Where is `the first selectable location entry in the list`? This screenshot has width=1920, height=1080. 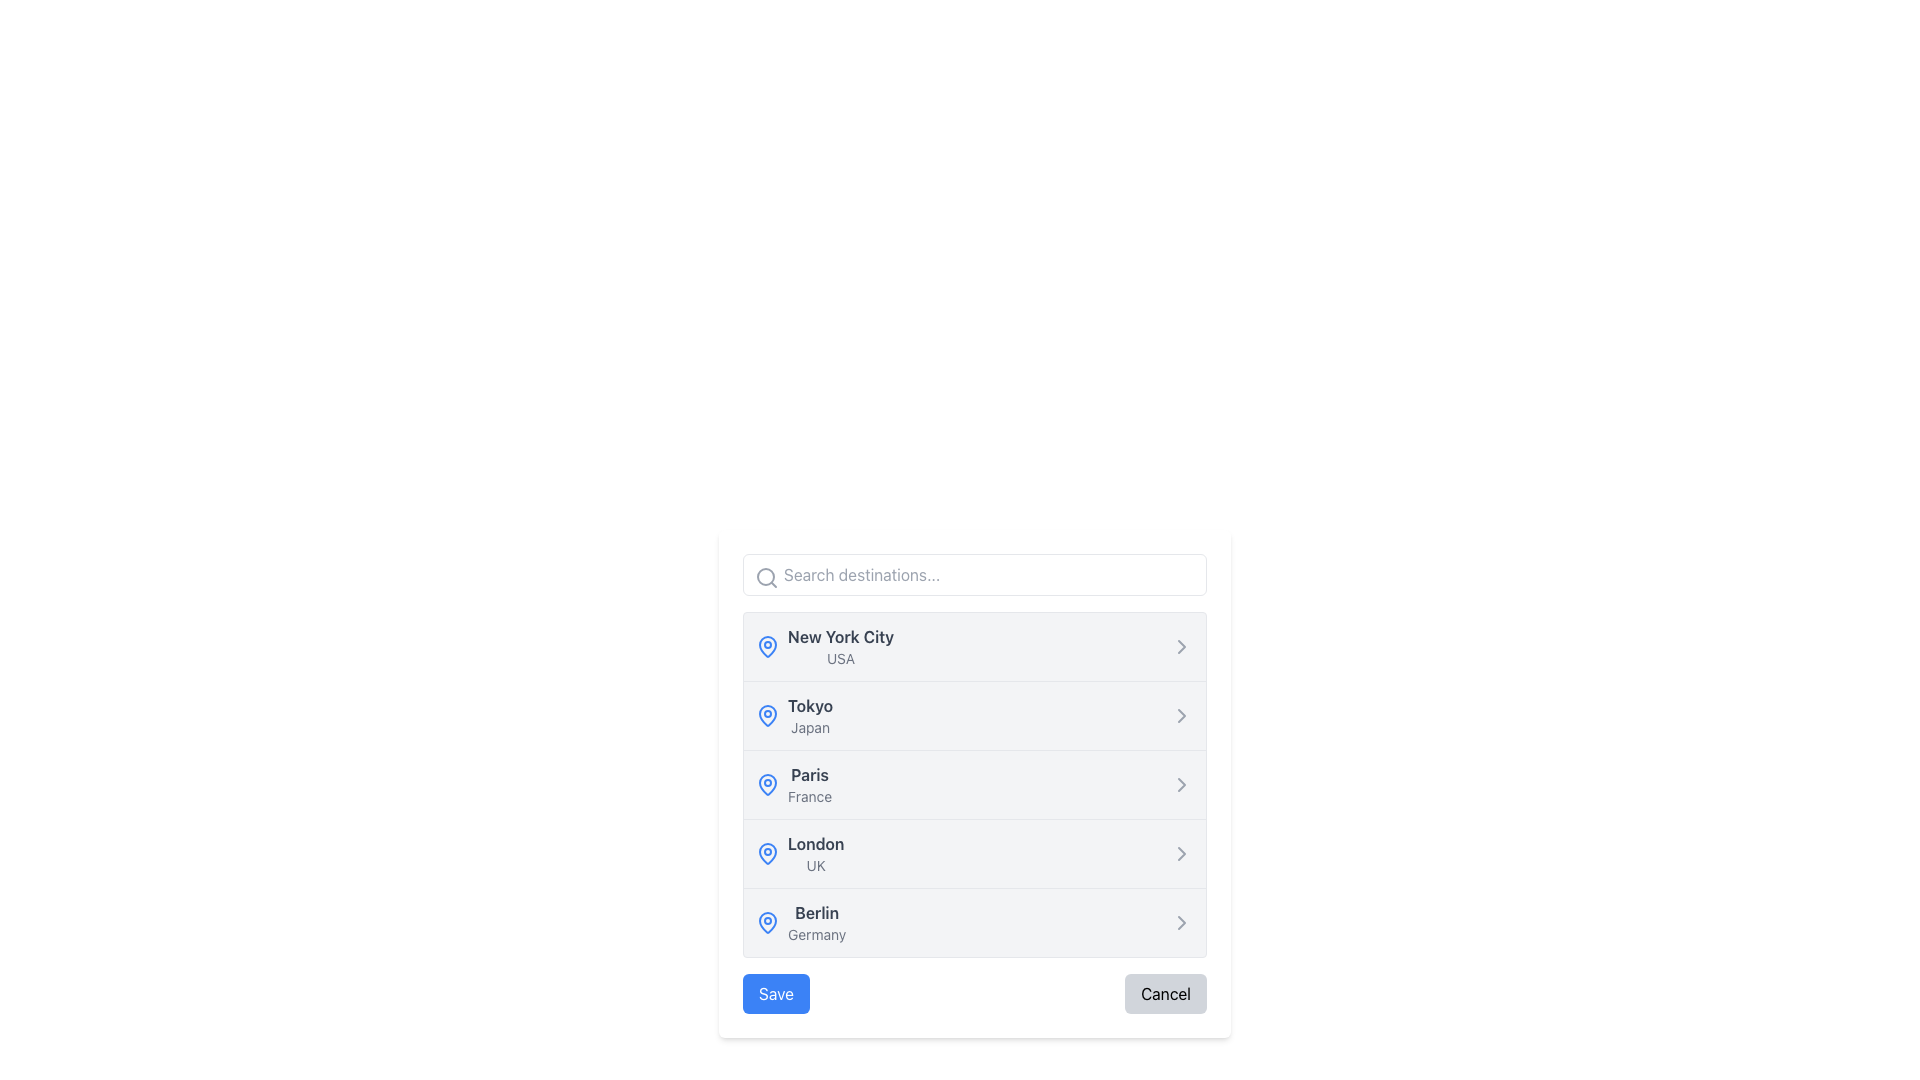 the first selectable location entry in the list is located at coordinates (825, 647).